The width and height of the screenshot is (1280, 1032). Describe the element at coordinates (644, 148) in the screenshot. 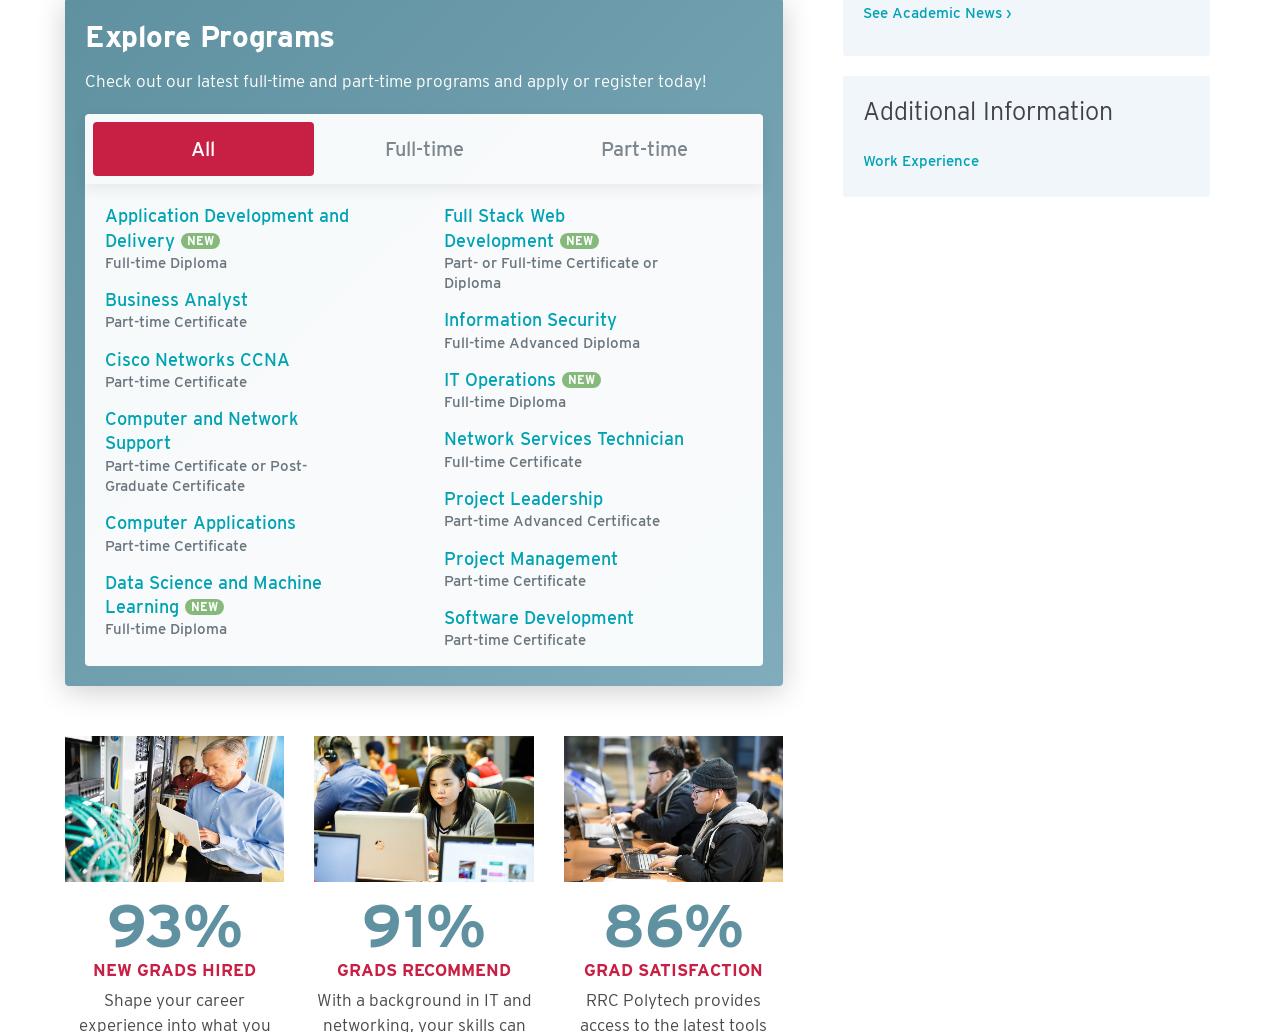

I see `'Part-time'` at that location.